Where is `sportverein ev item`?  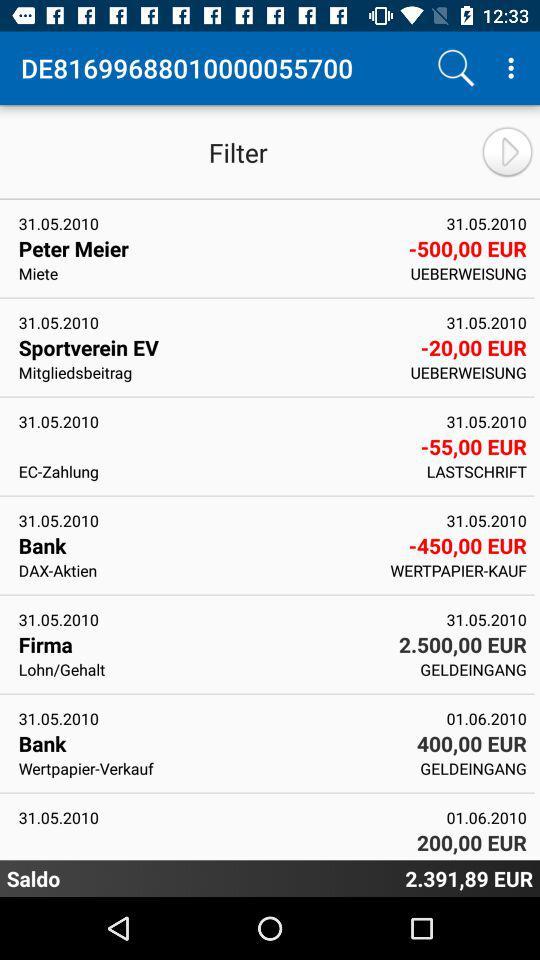 sportverein ev item is located at coordinates (212, 347).